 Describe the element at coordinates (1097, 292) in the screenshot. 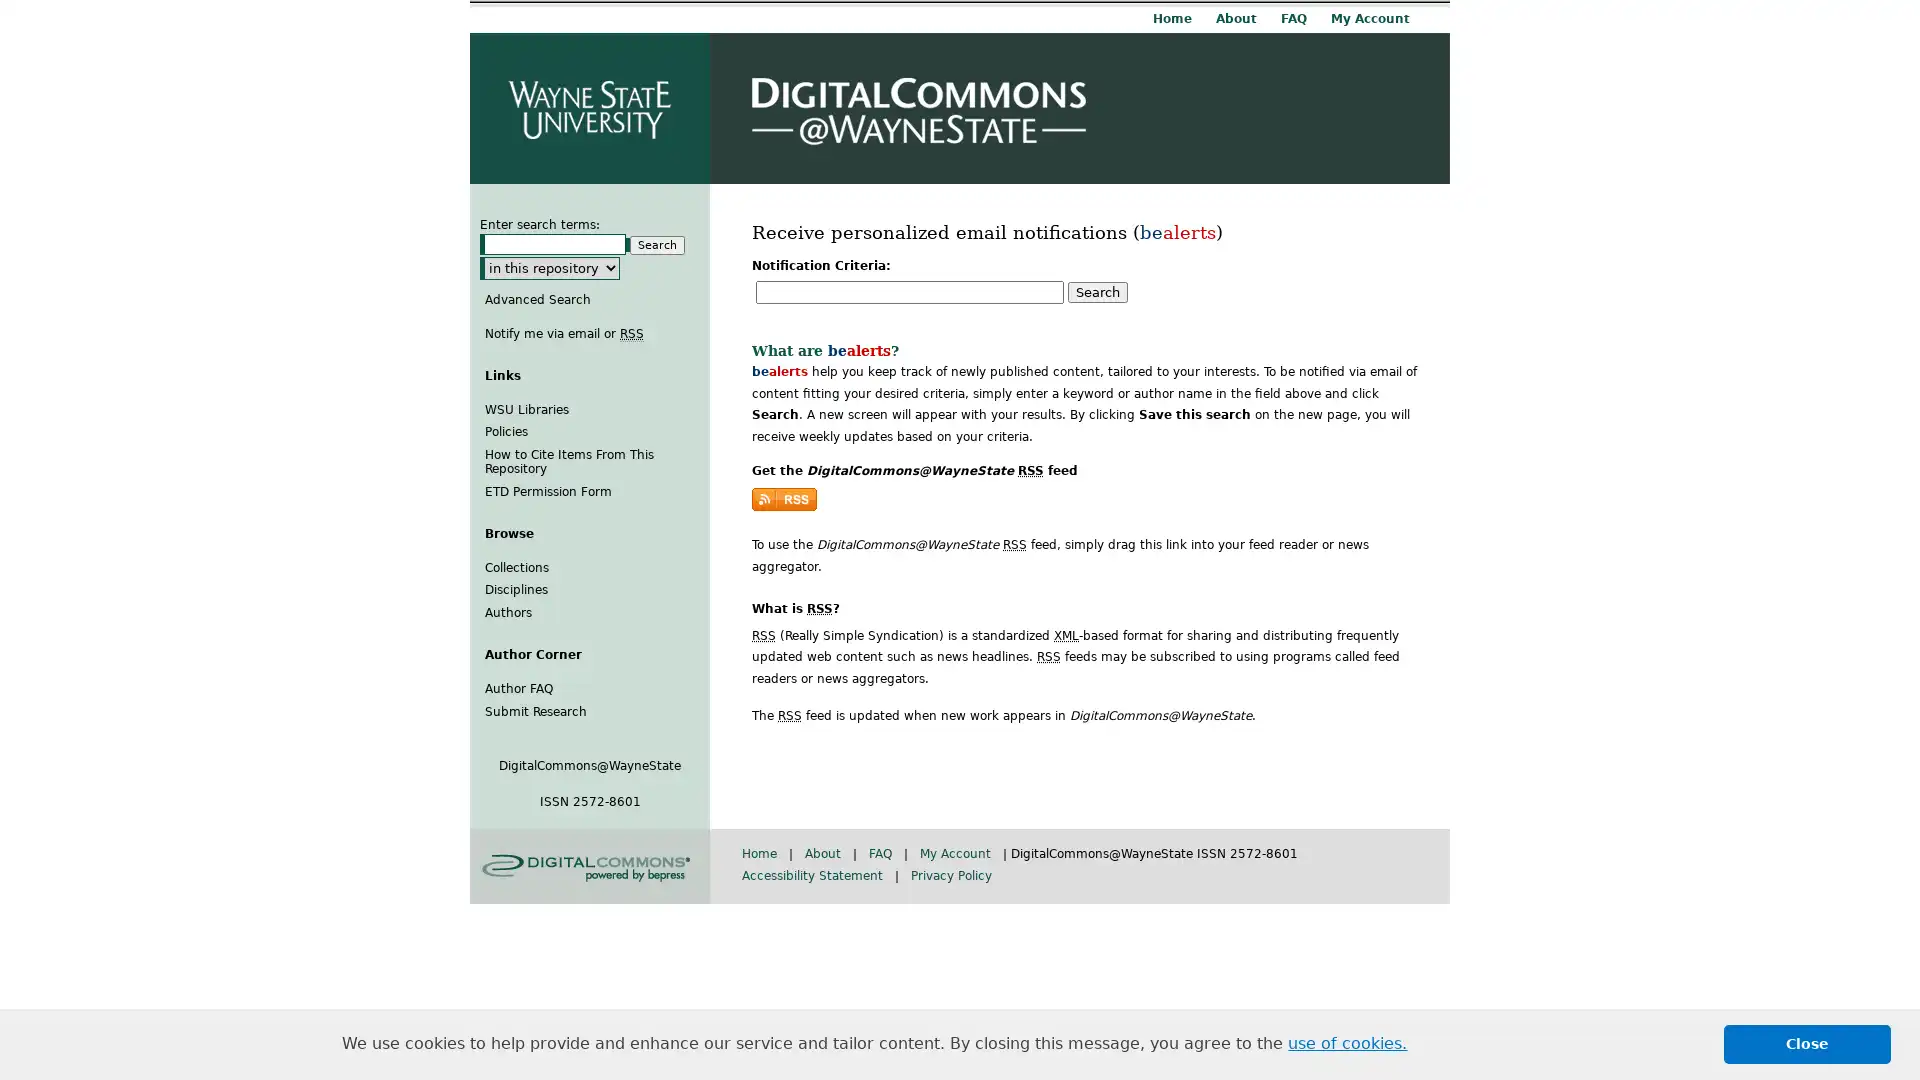

I see `Search` at that location.